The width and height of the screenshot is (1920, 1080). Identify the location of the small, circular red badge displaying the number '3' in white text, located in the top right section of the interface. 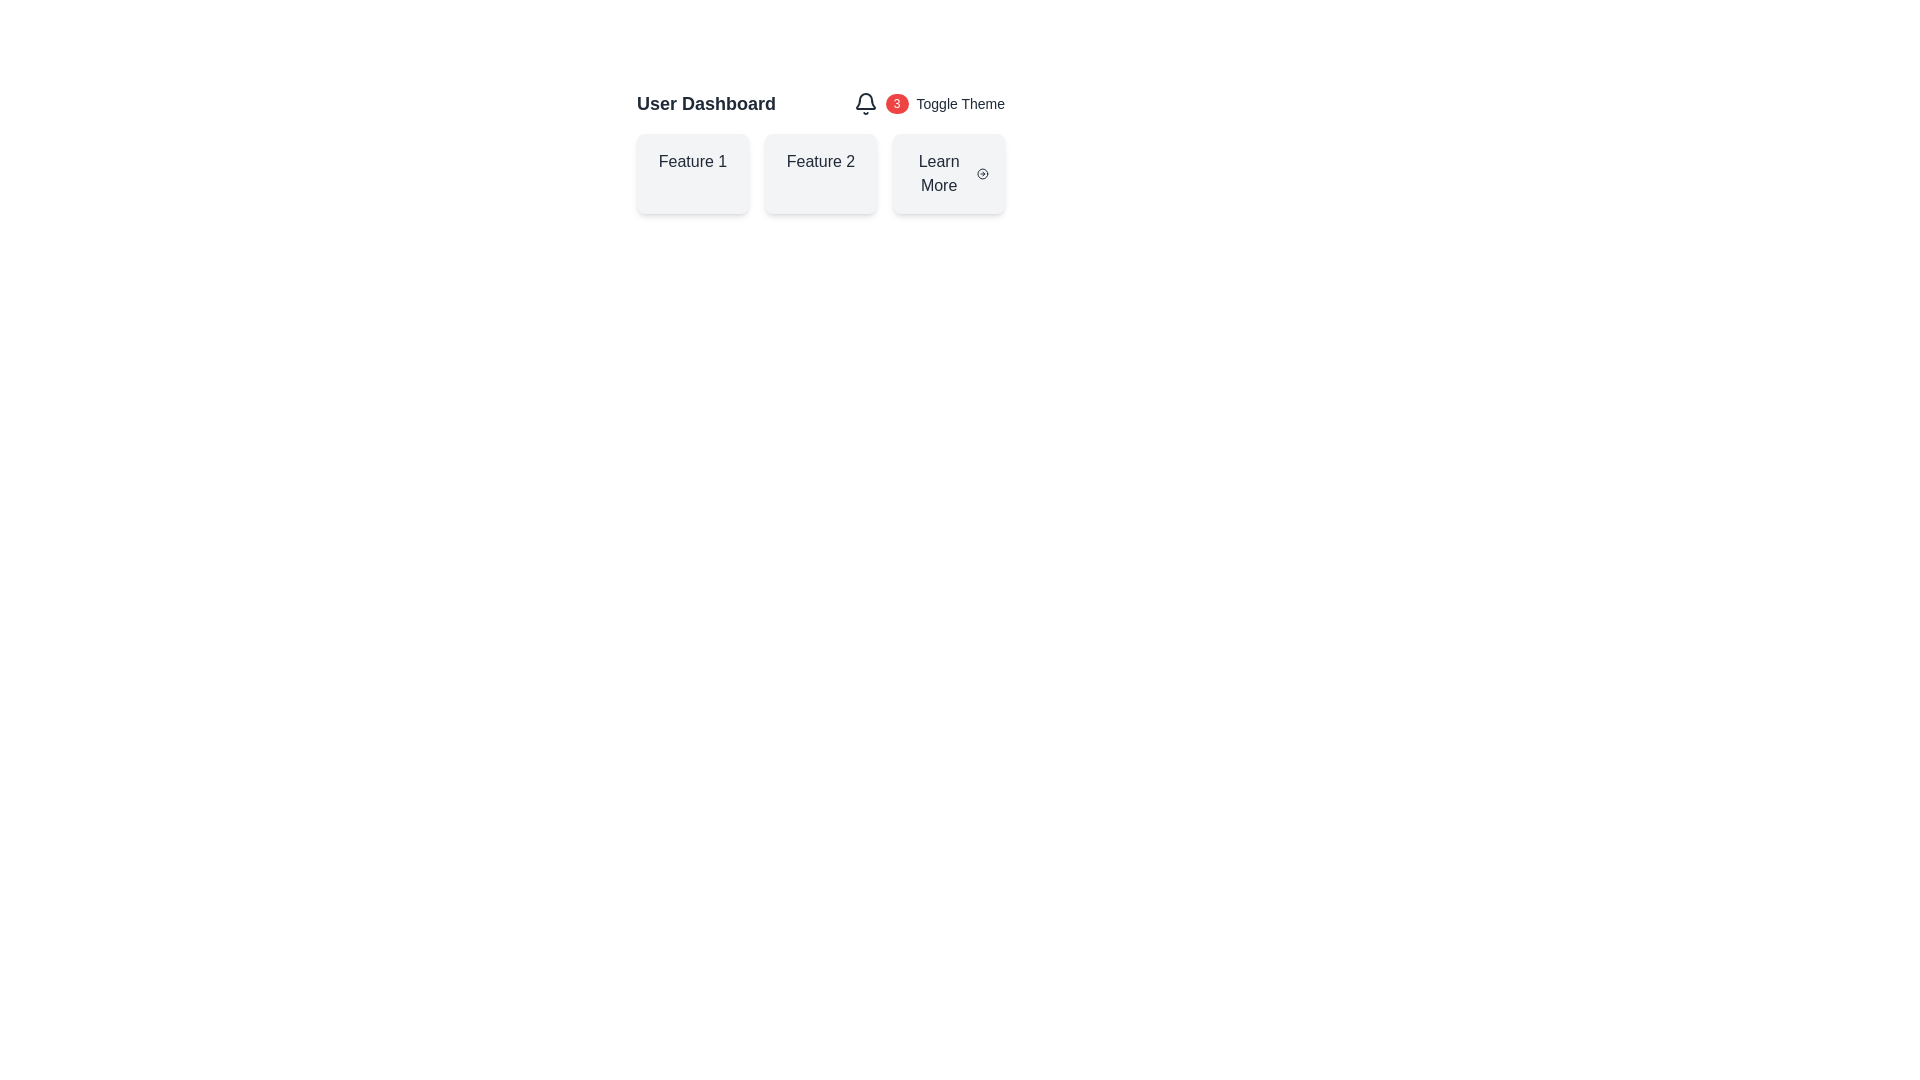
(896, 104).